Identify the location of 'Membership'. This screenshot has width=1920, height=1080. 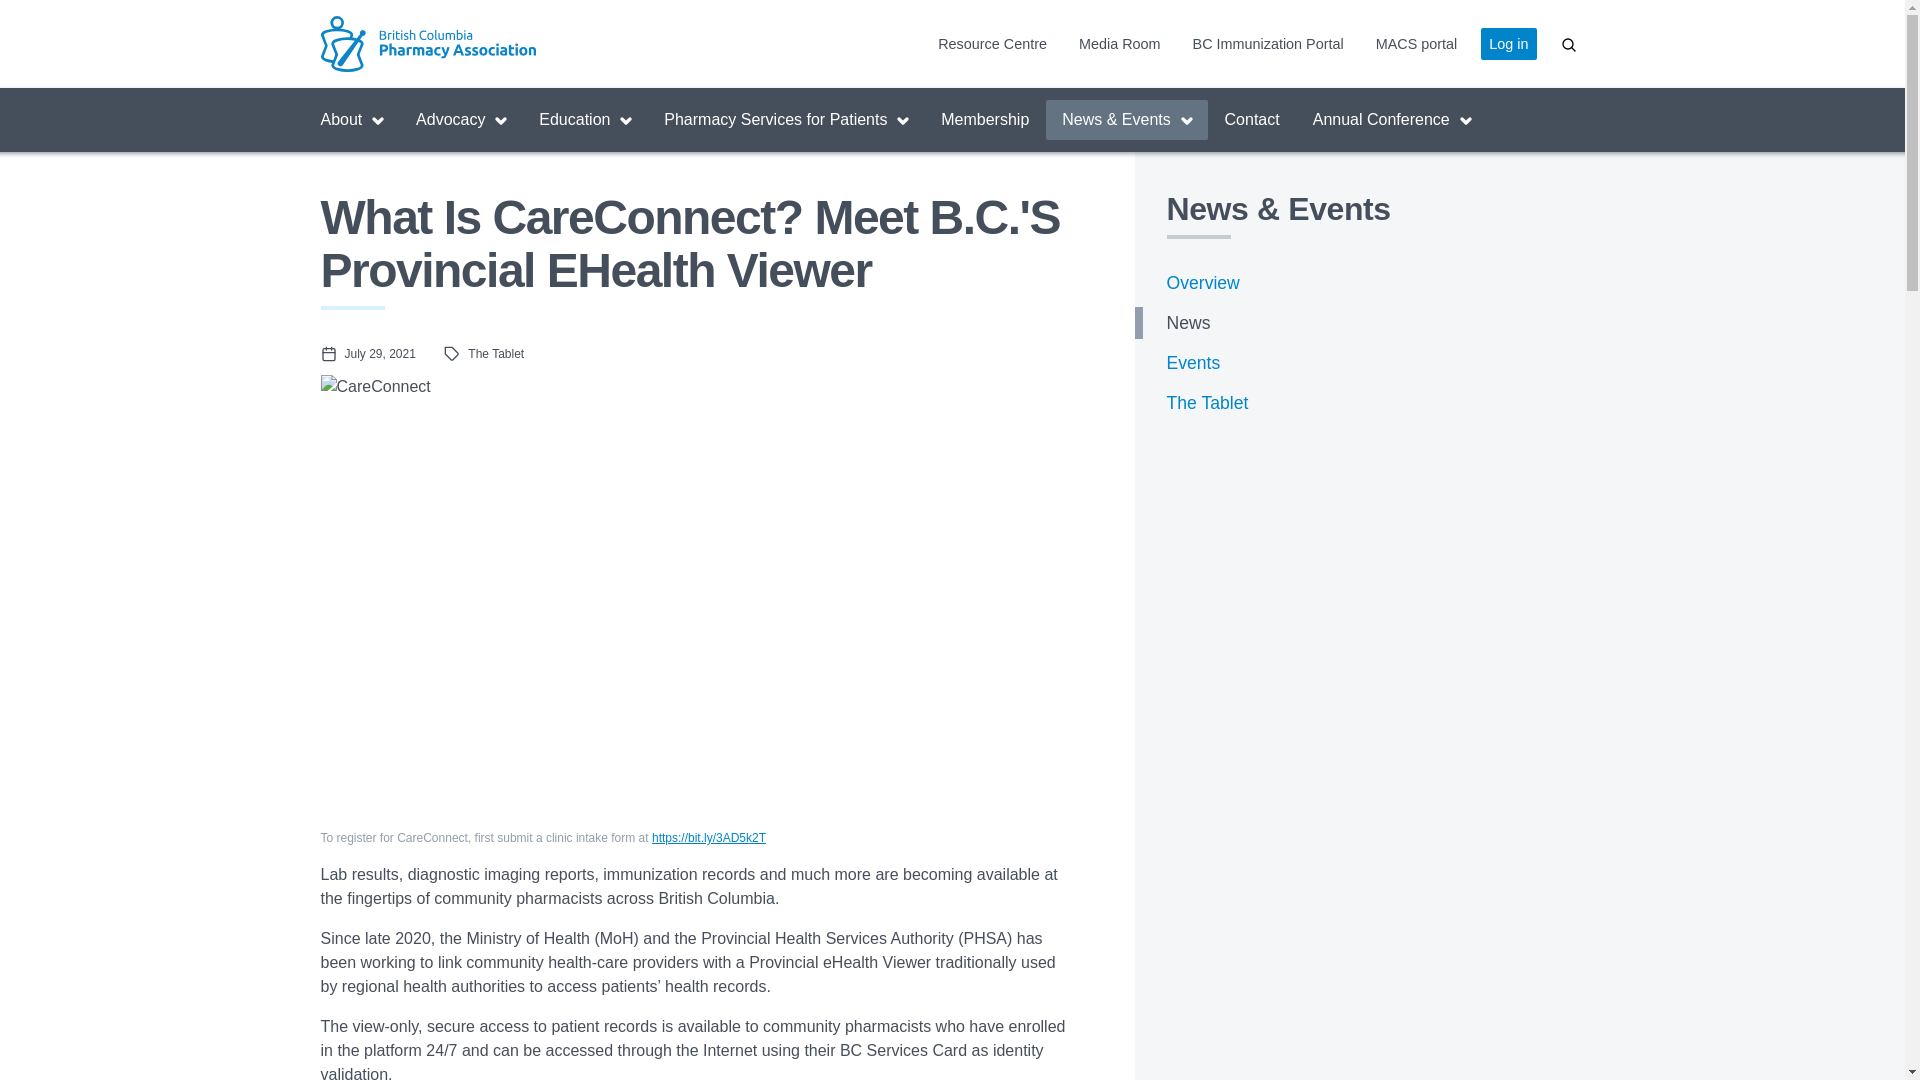
(984, 119).